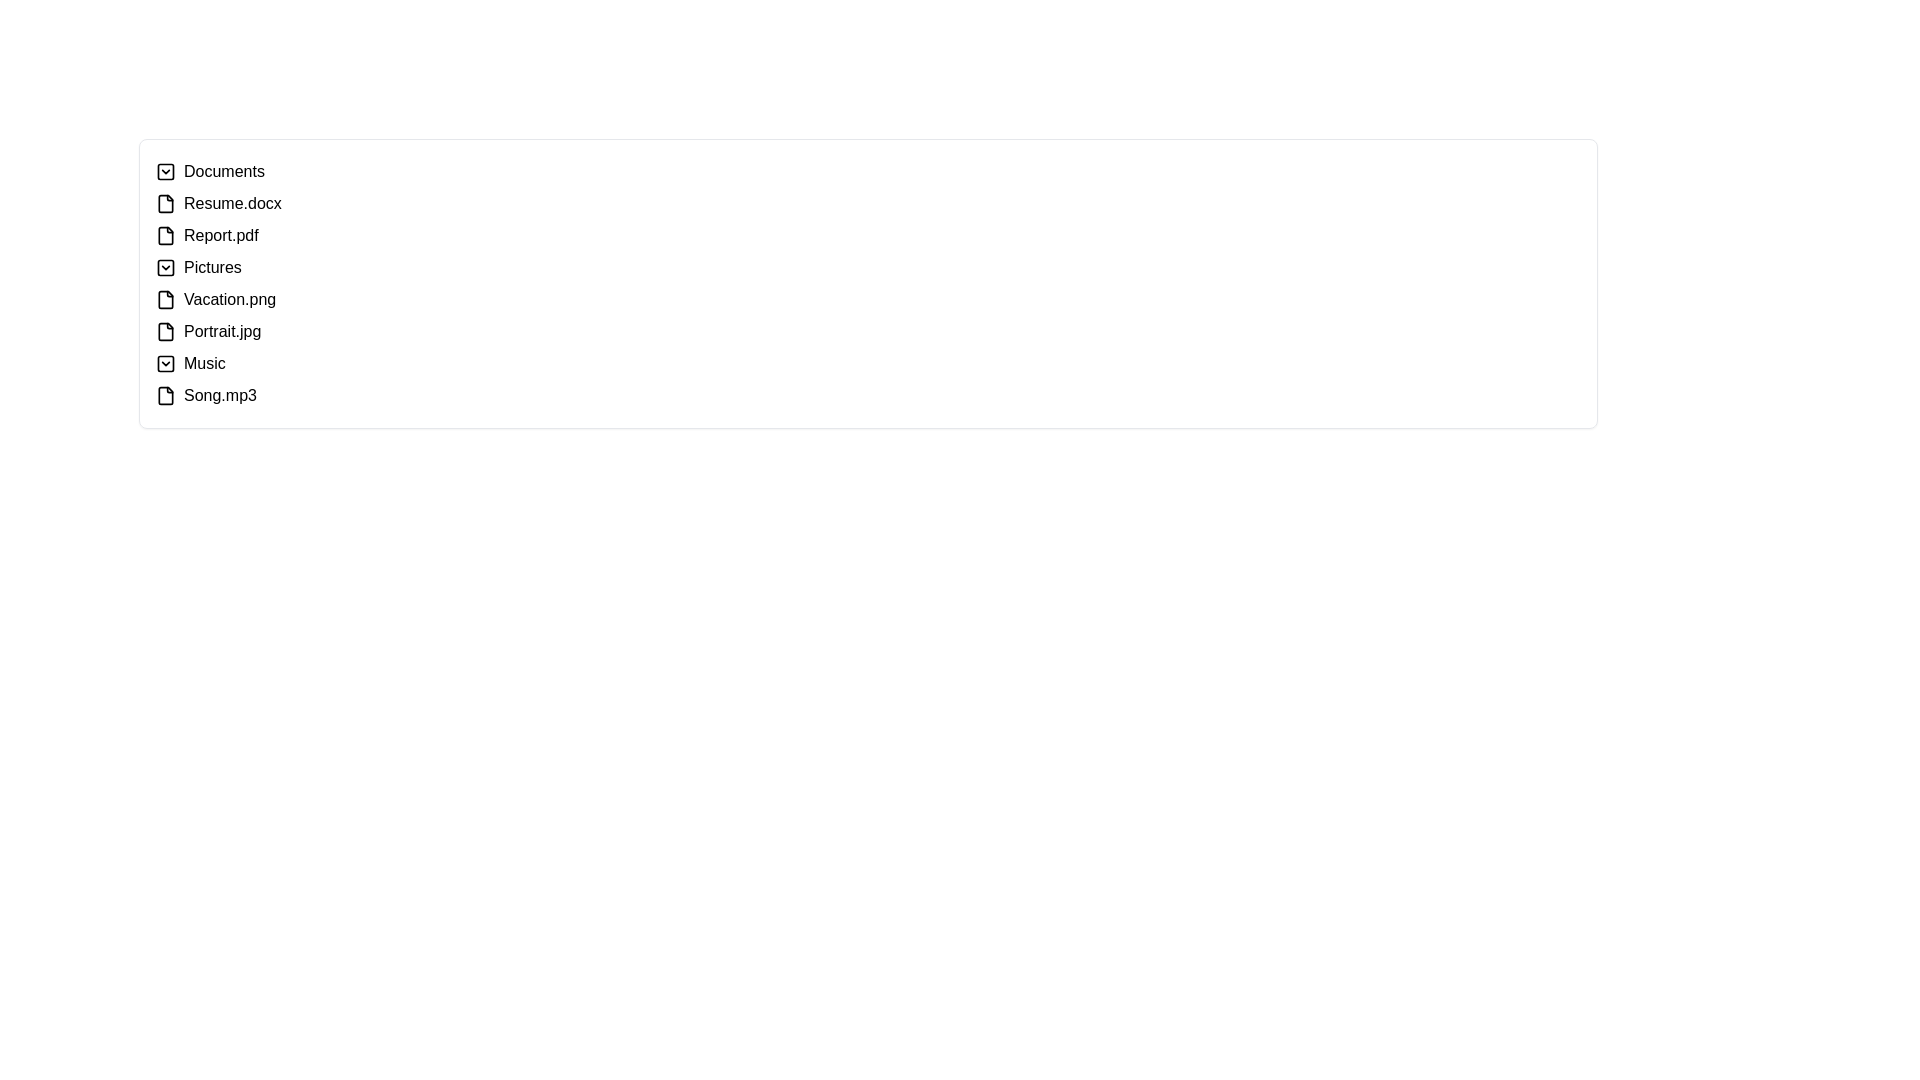  Describe the element at coordinates (166, 300) in the screenshot. I see `the icon representing the file type for 'Vacation.png'` at that location.